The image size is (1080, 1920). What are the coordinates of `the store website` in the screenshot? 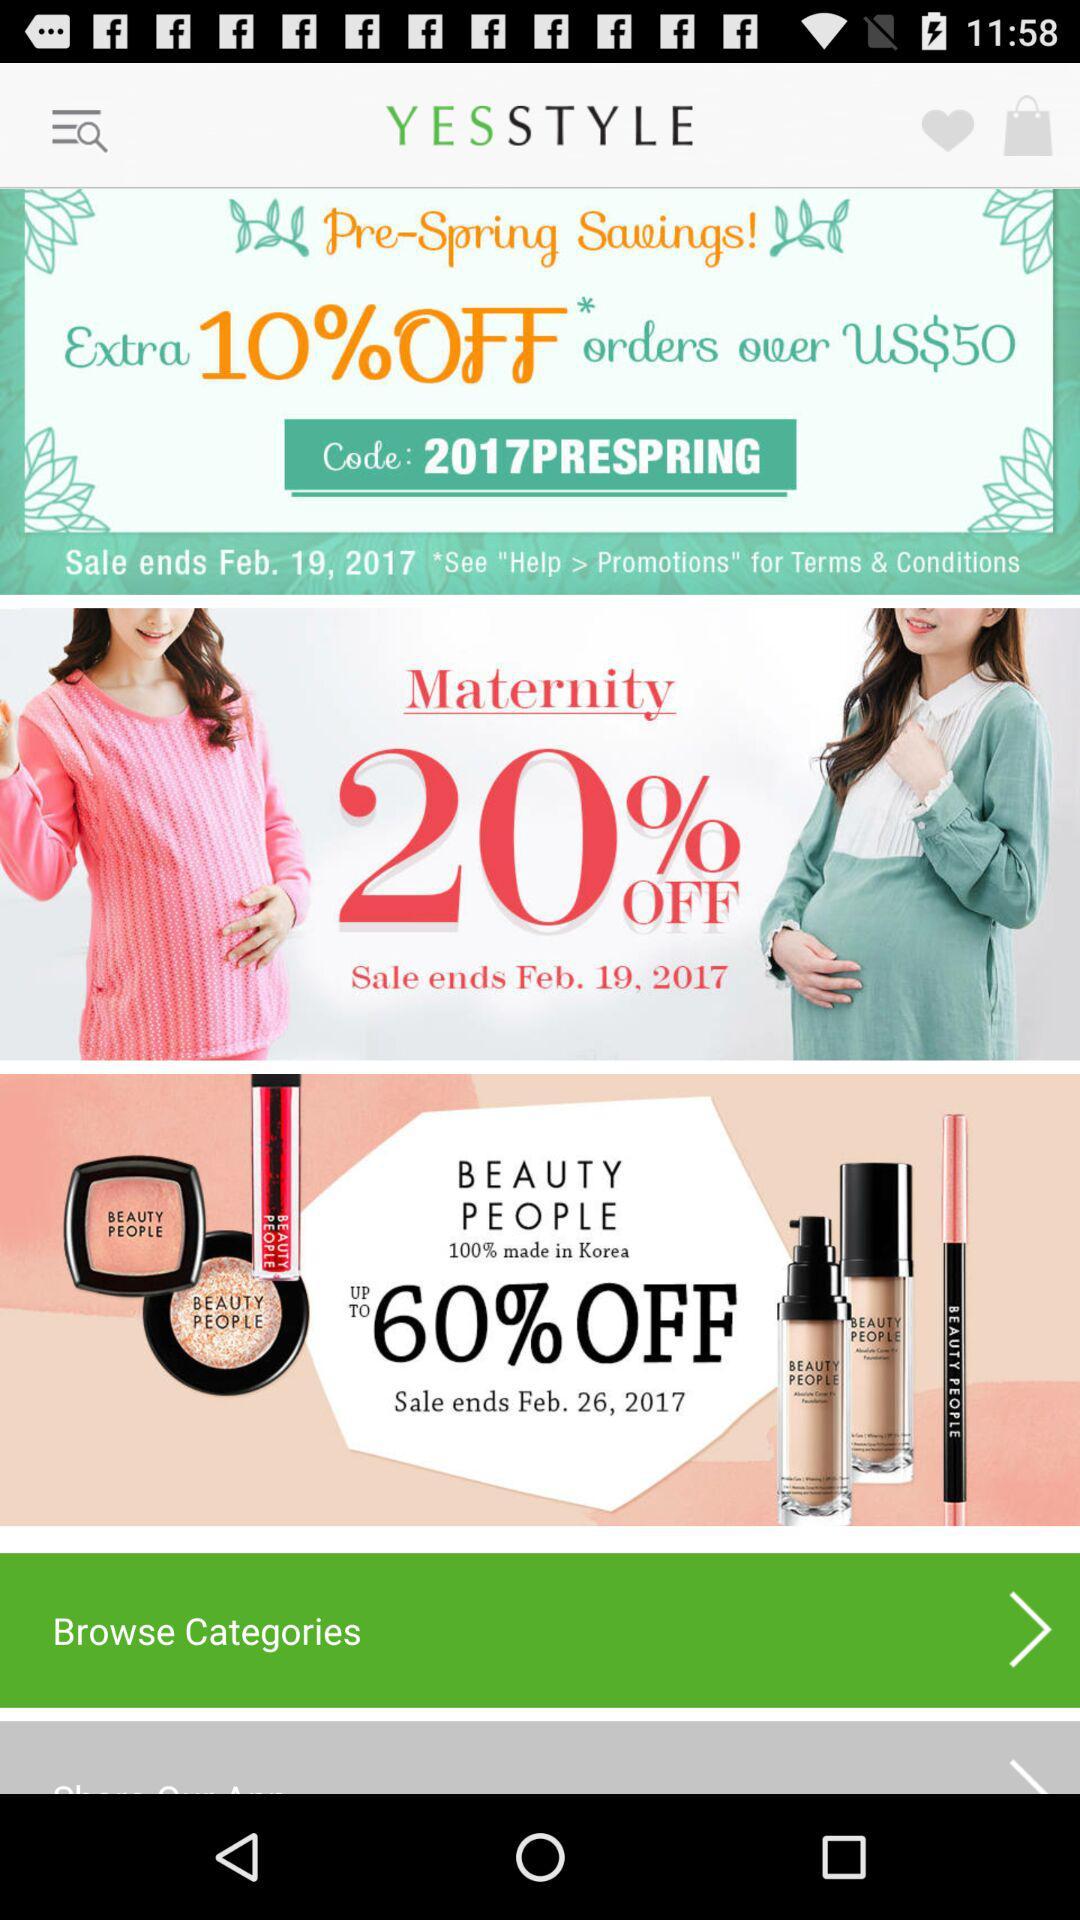 It's located at (540, 1300).